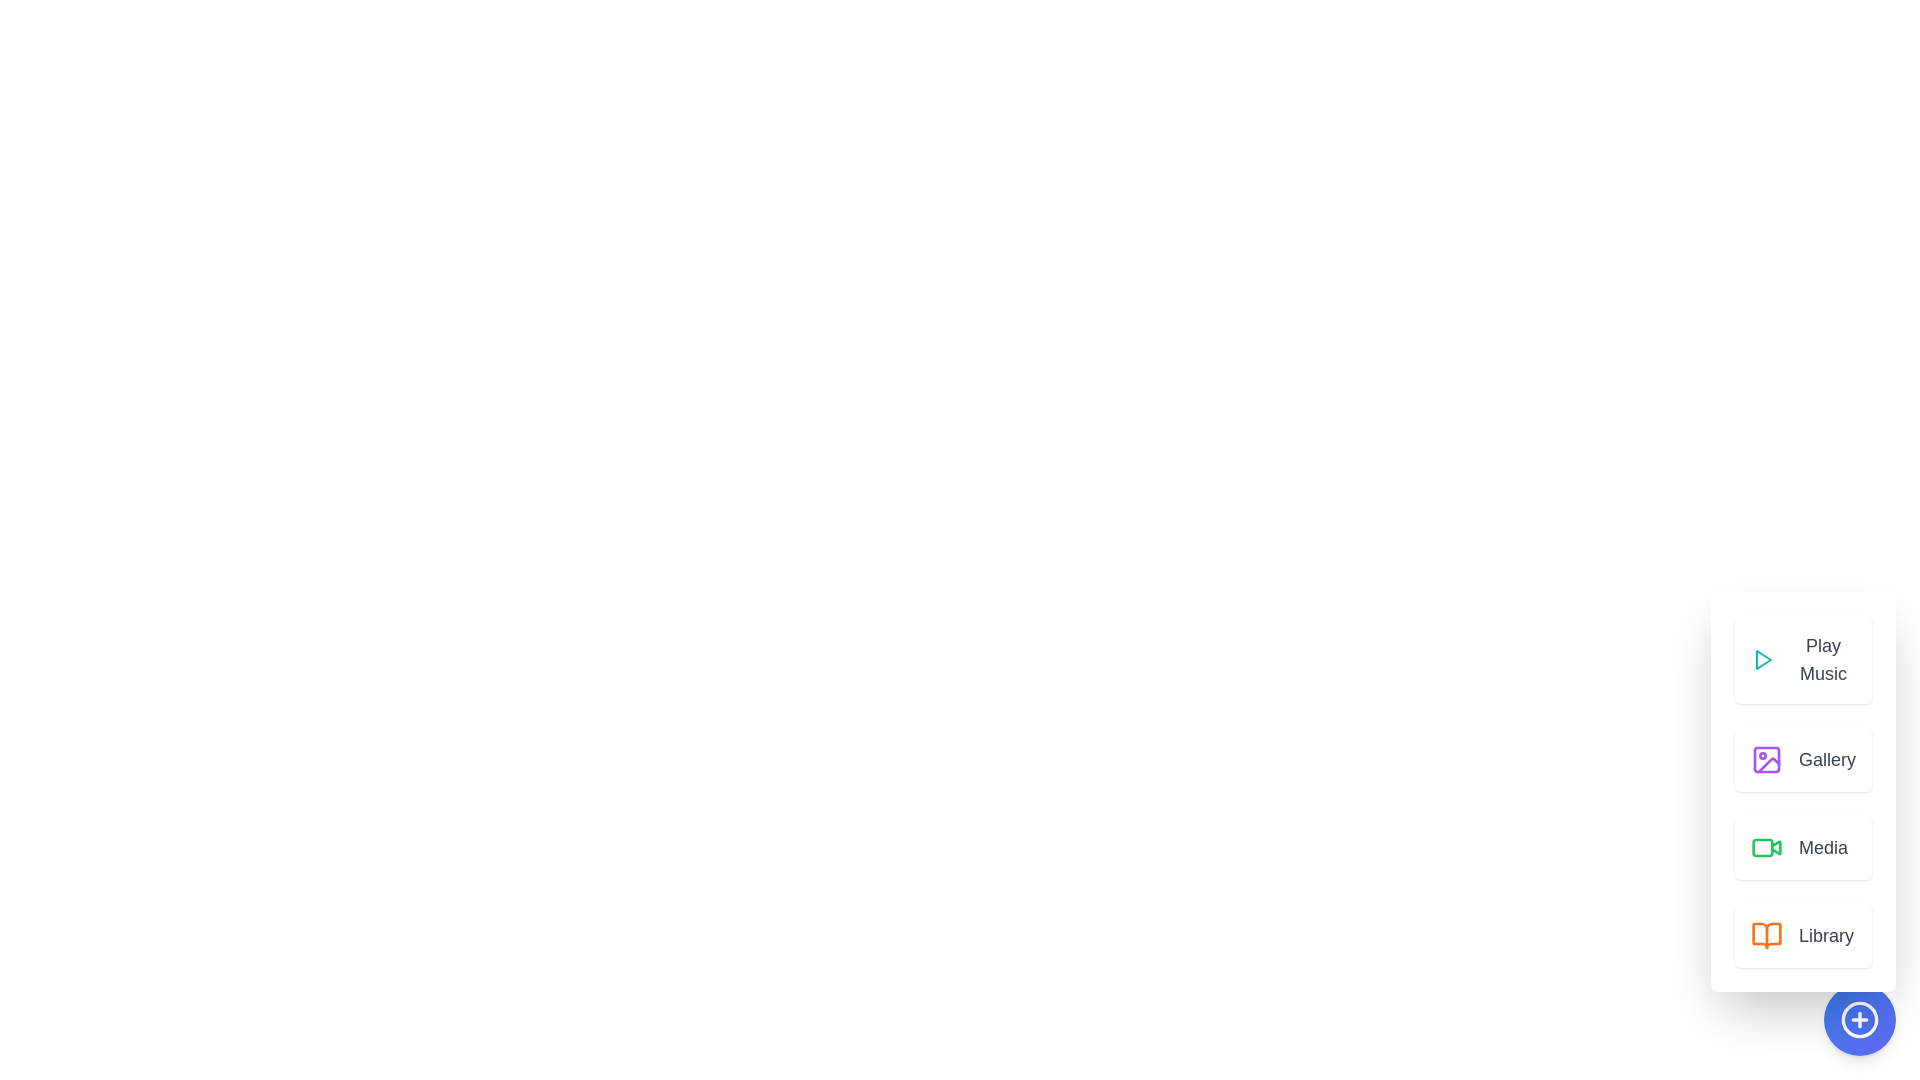  What do you see at coordinates (1803, 759) in the screenshot?
I see `the Gallery button to access the respective media content` at bounding box center [1803, 759].